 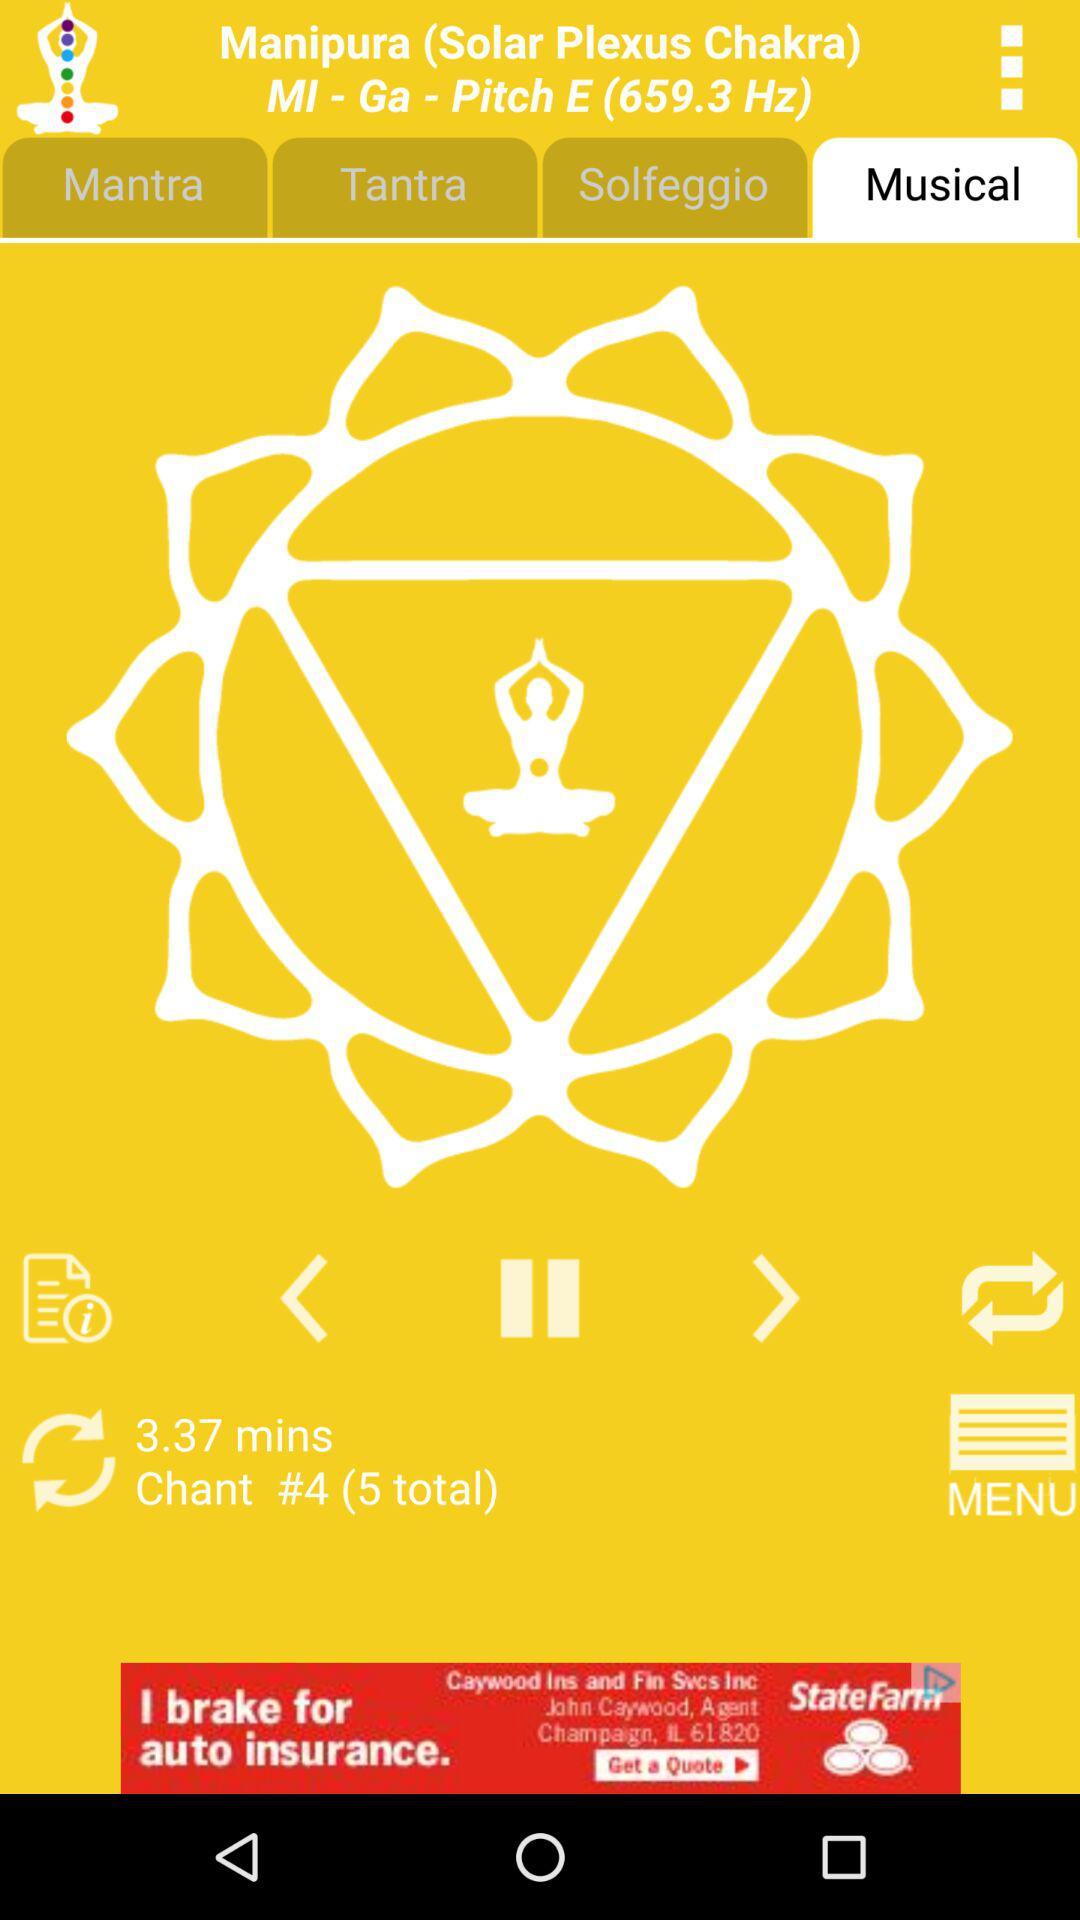 What do you see at coordinates (775, 1388) in the screenshot?
I see `the arrow_forward icon` at bounding box center [775, 1388].